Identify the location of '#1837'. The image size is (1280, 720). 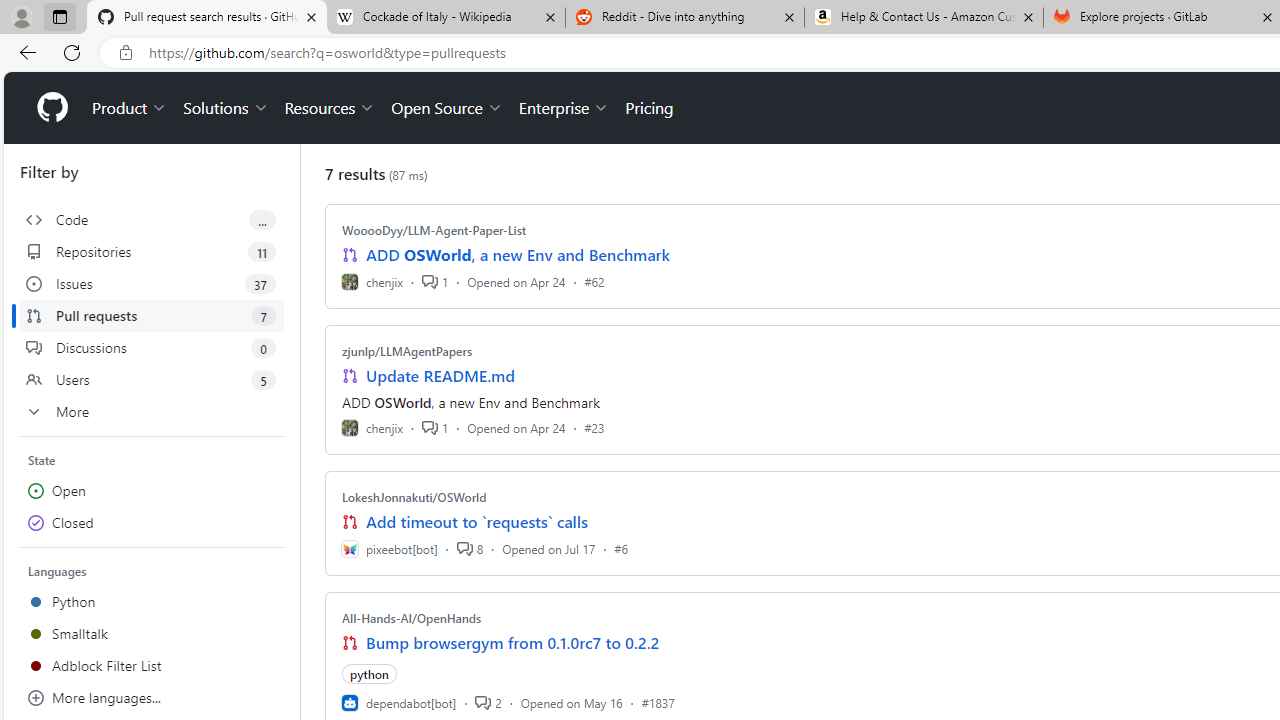
(657, 701).